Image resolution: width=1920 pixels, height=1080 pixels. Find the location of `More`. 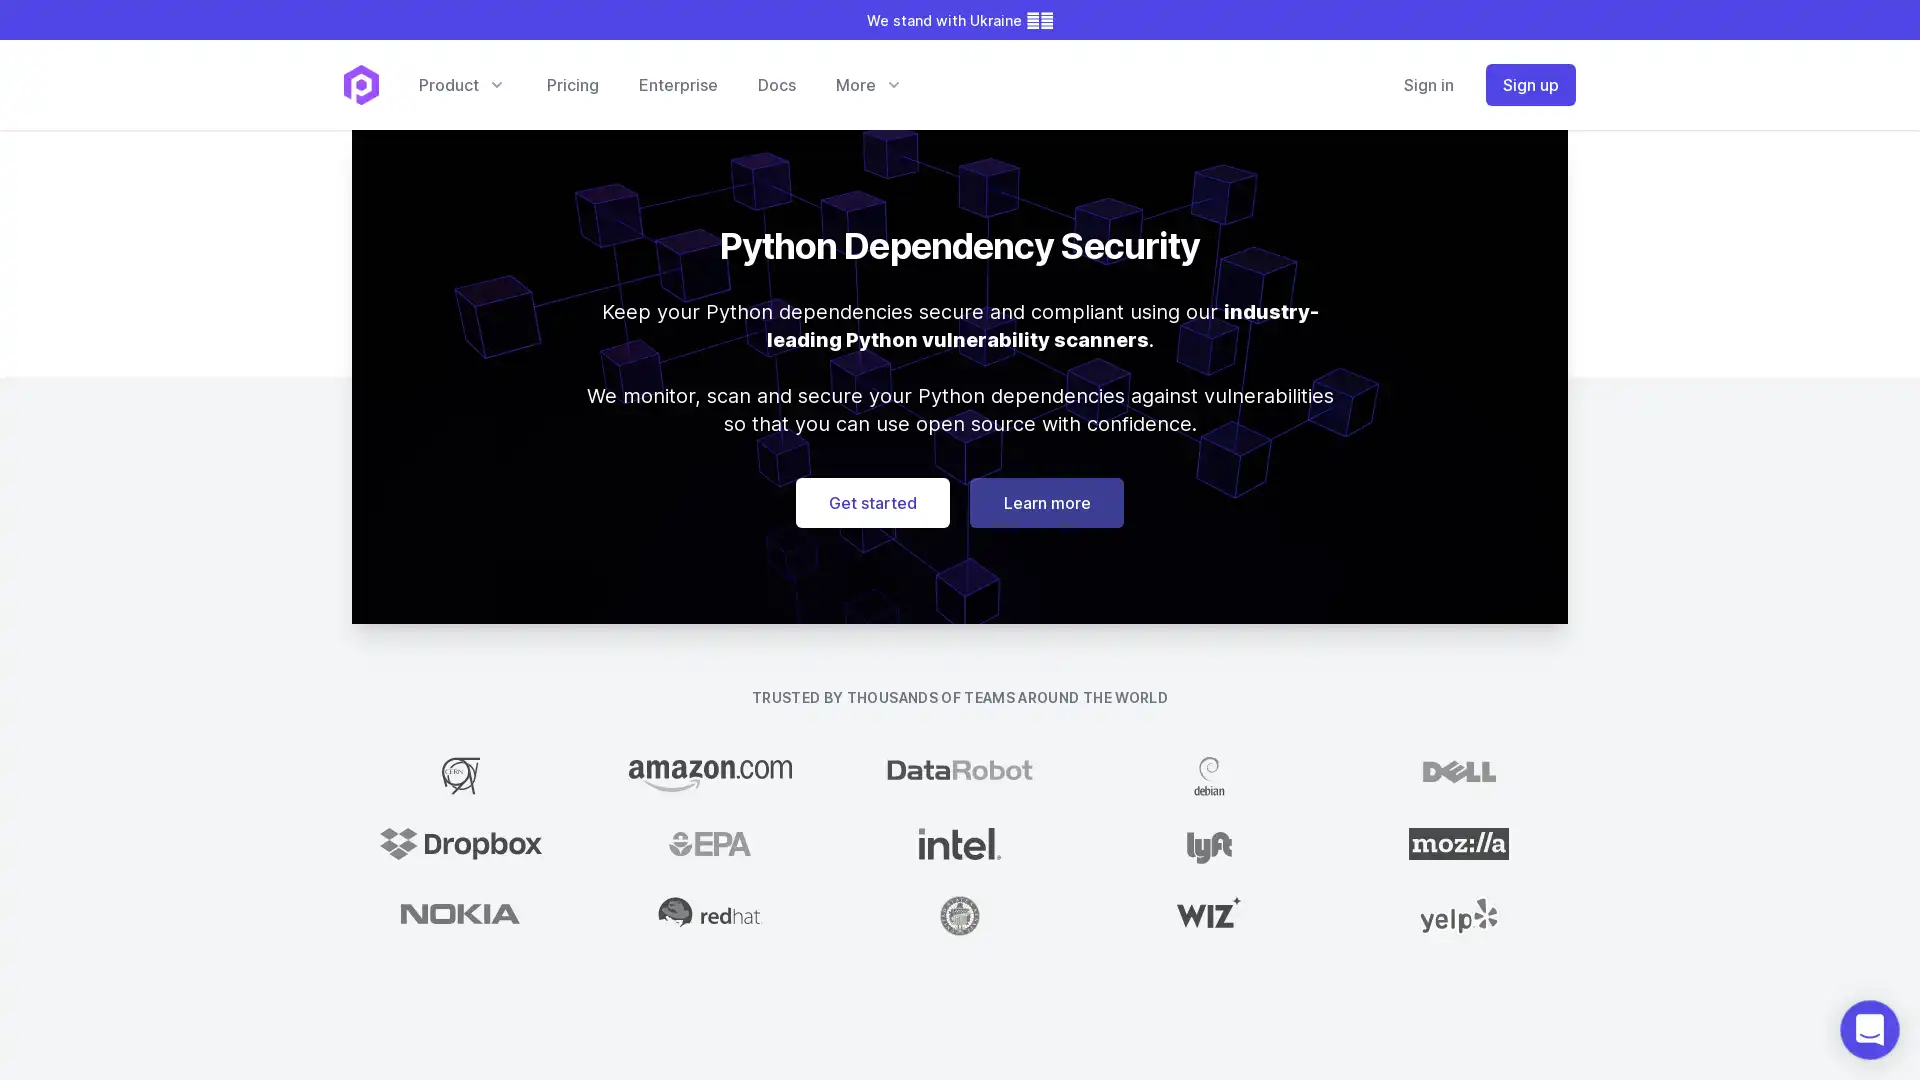

More is located at coordinates (868, 83).